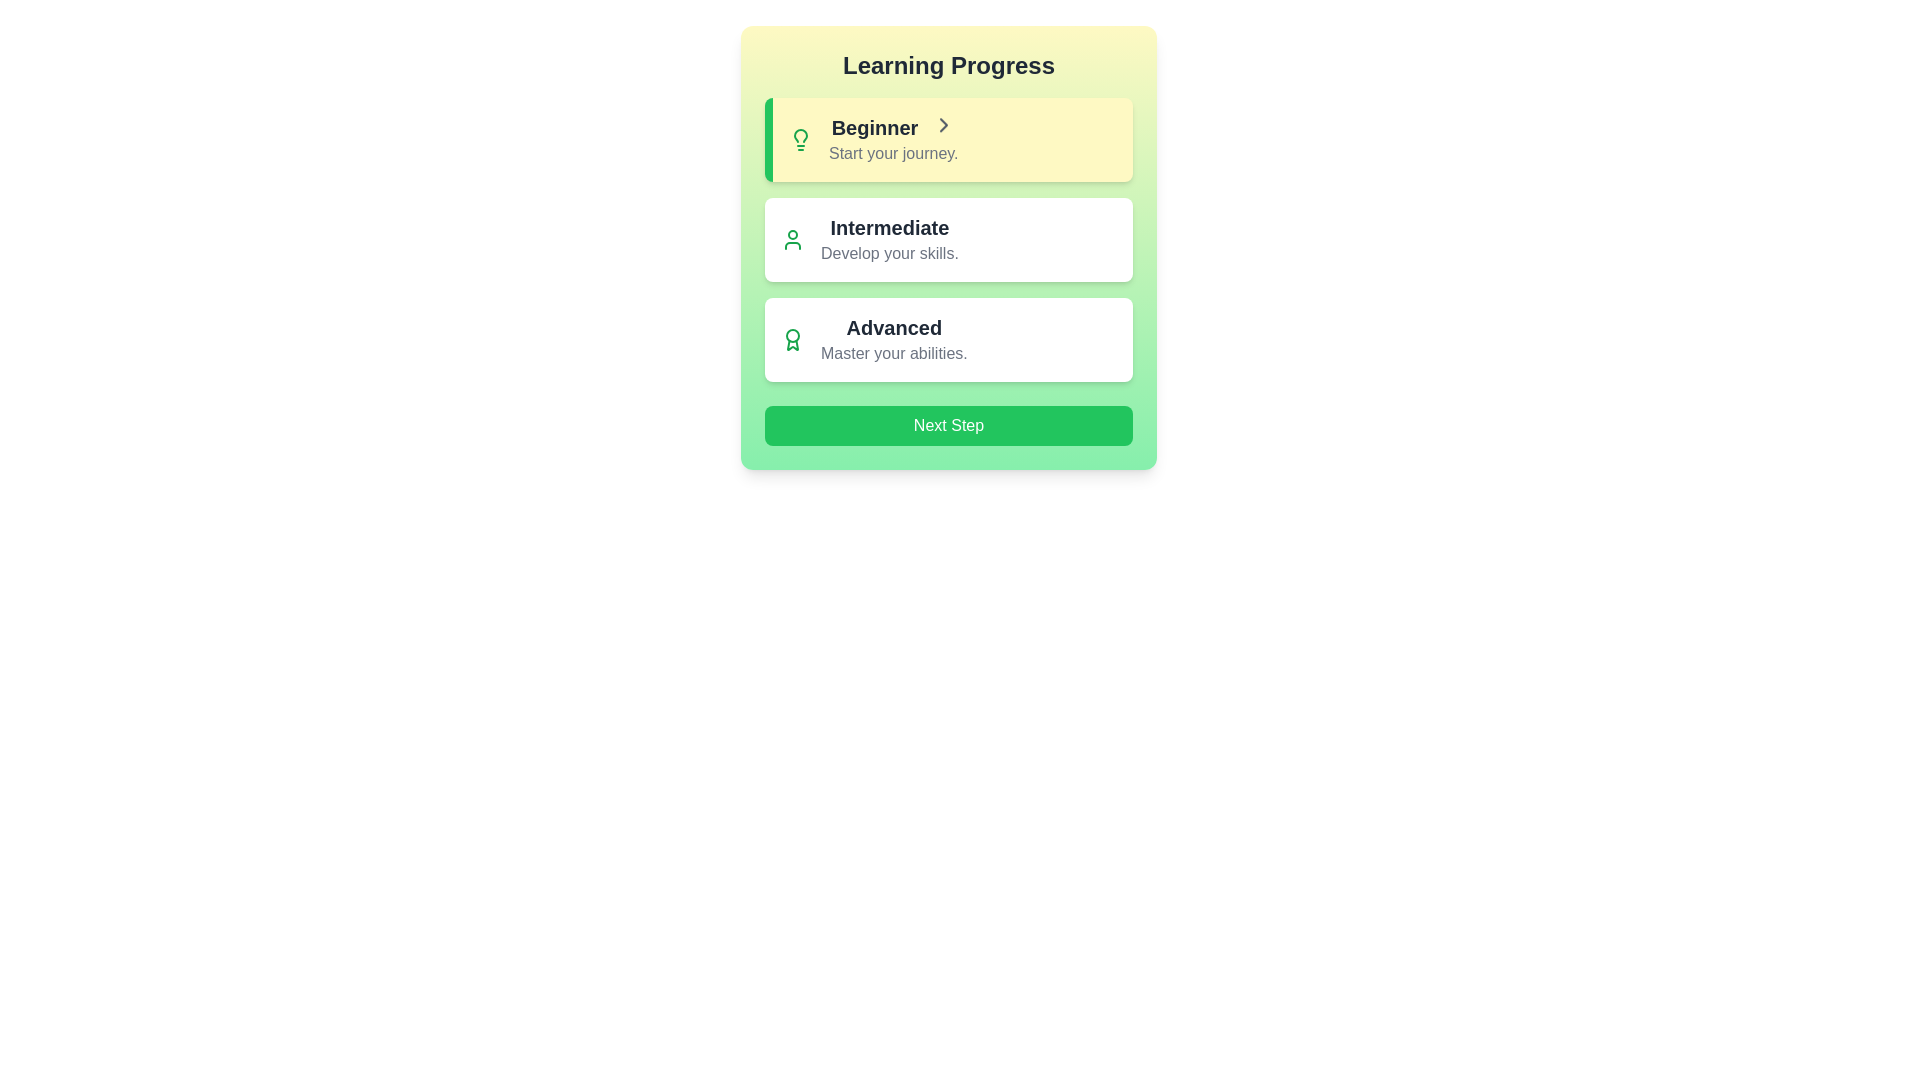 The width and height of the screenshot is (1920, 1080). Describe the element at coordinates (888, 226) in the screenshot. I see `the 'Intermediate' title label in the 'Learning Progress' interface to provide emphasis and context` at that location.